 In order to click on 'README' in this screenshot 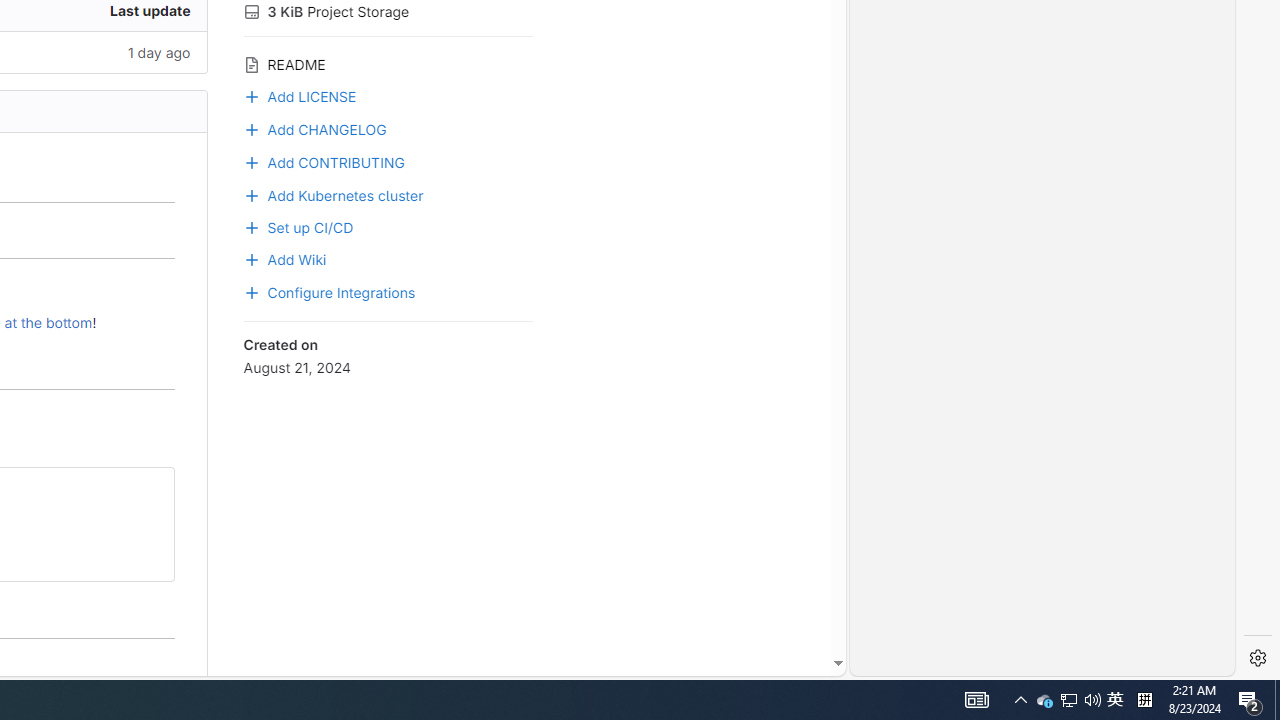, I will do `click(387, 61)`.